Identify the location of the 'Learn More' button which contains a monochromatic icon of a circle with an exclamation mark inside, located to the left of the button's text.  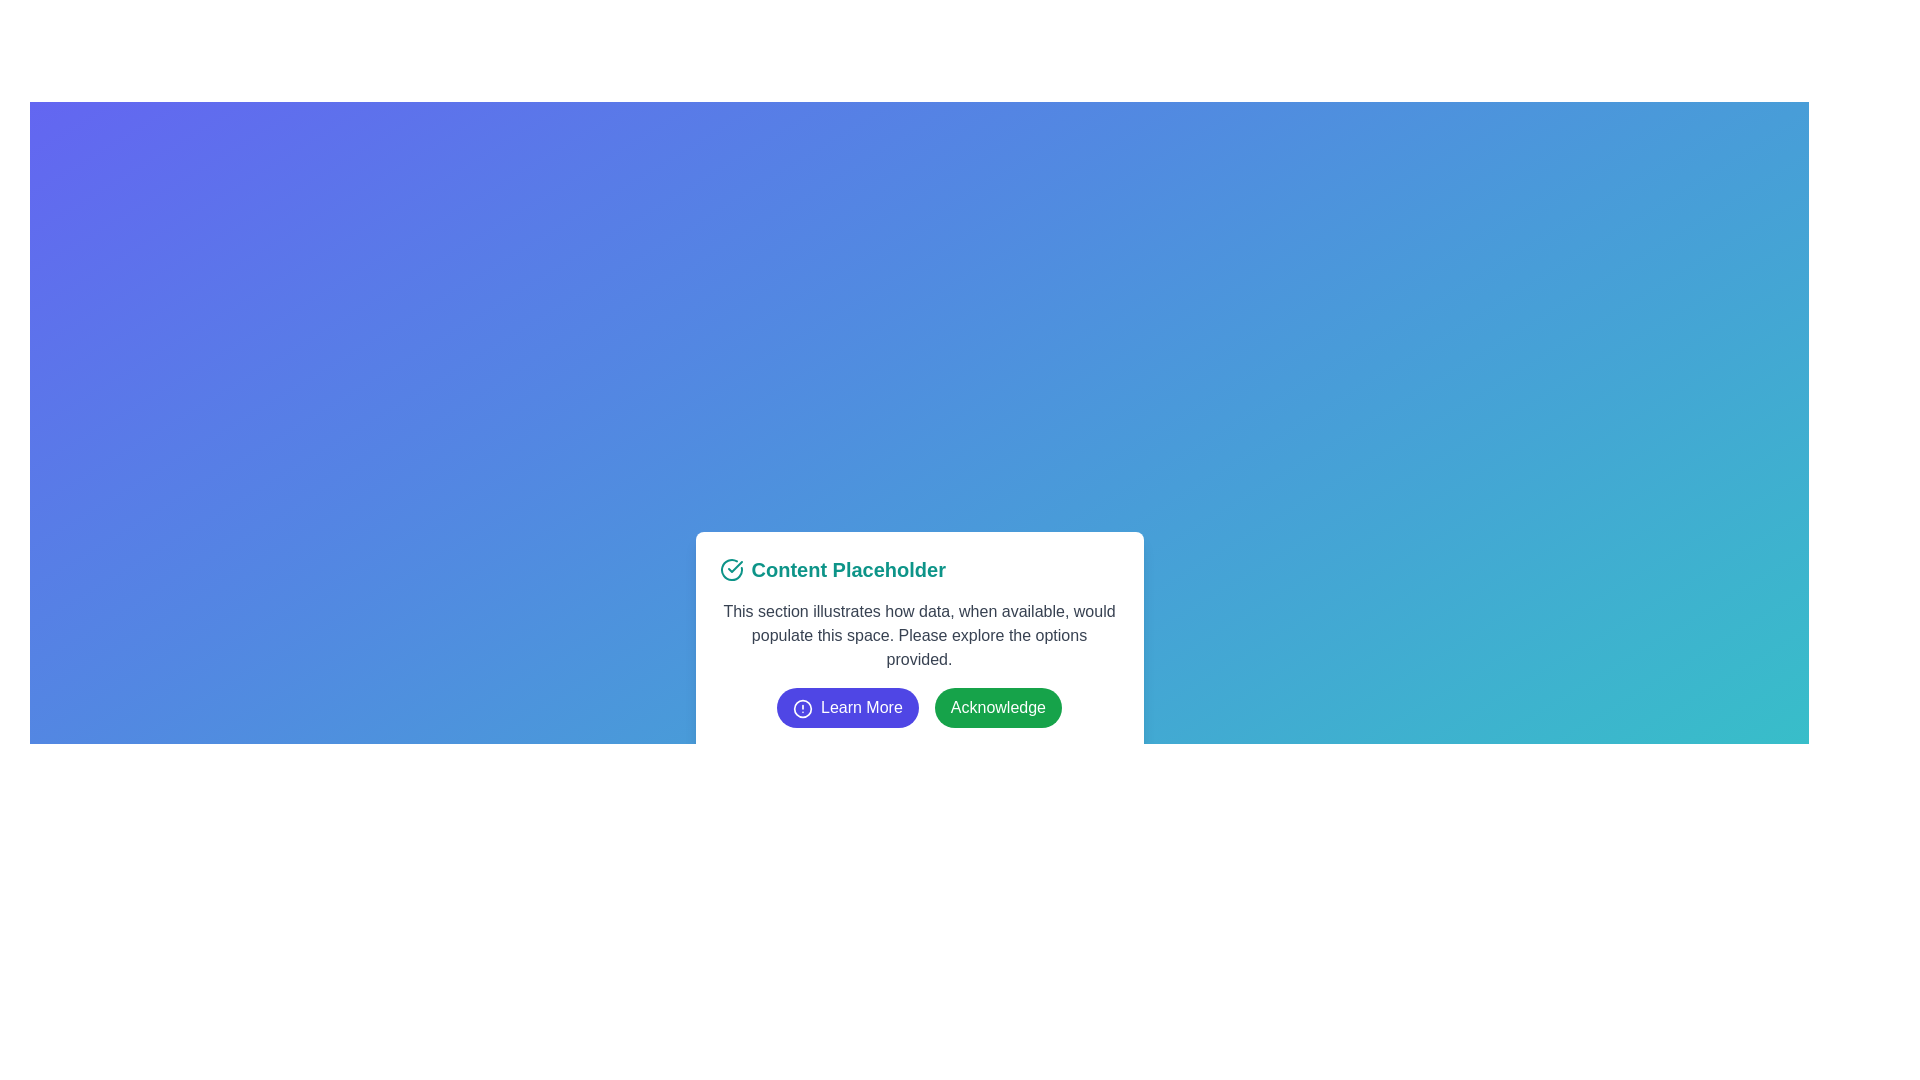
(802, 707).